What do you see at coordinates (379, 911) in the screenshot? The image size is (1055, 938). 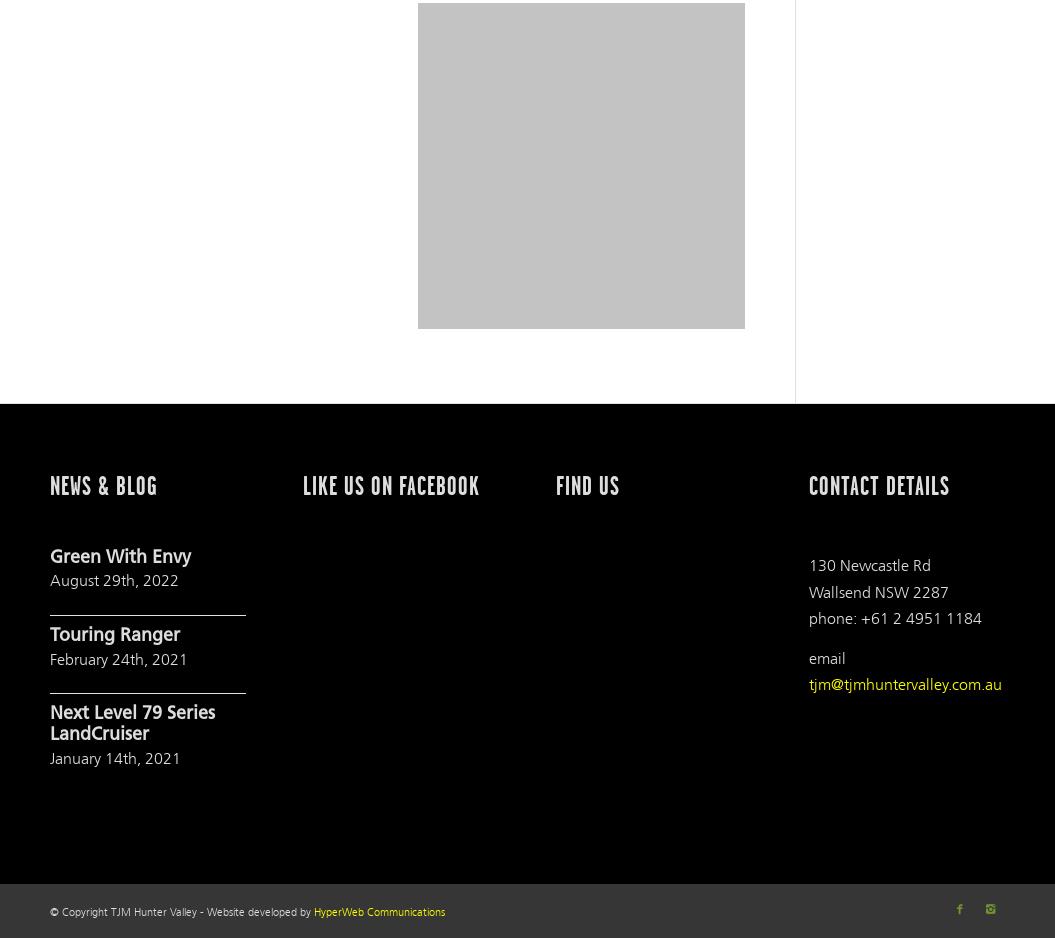 I see `'HyperWeb Communications'` at bounding box center [379, 911].